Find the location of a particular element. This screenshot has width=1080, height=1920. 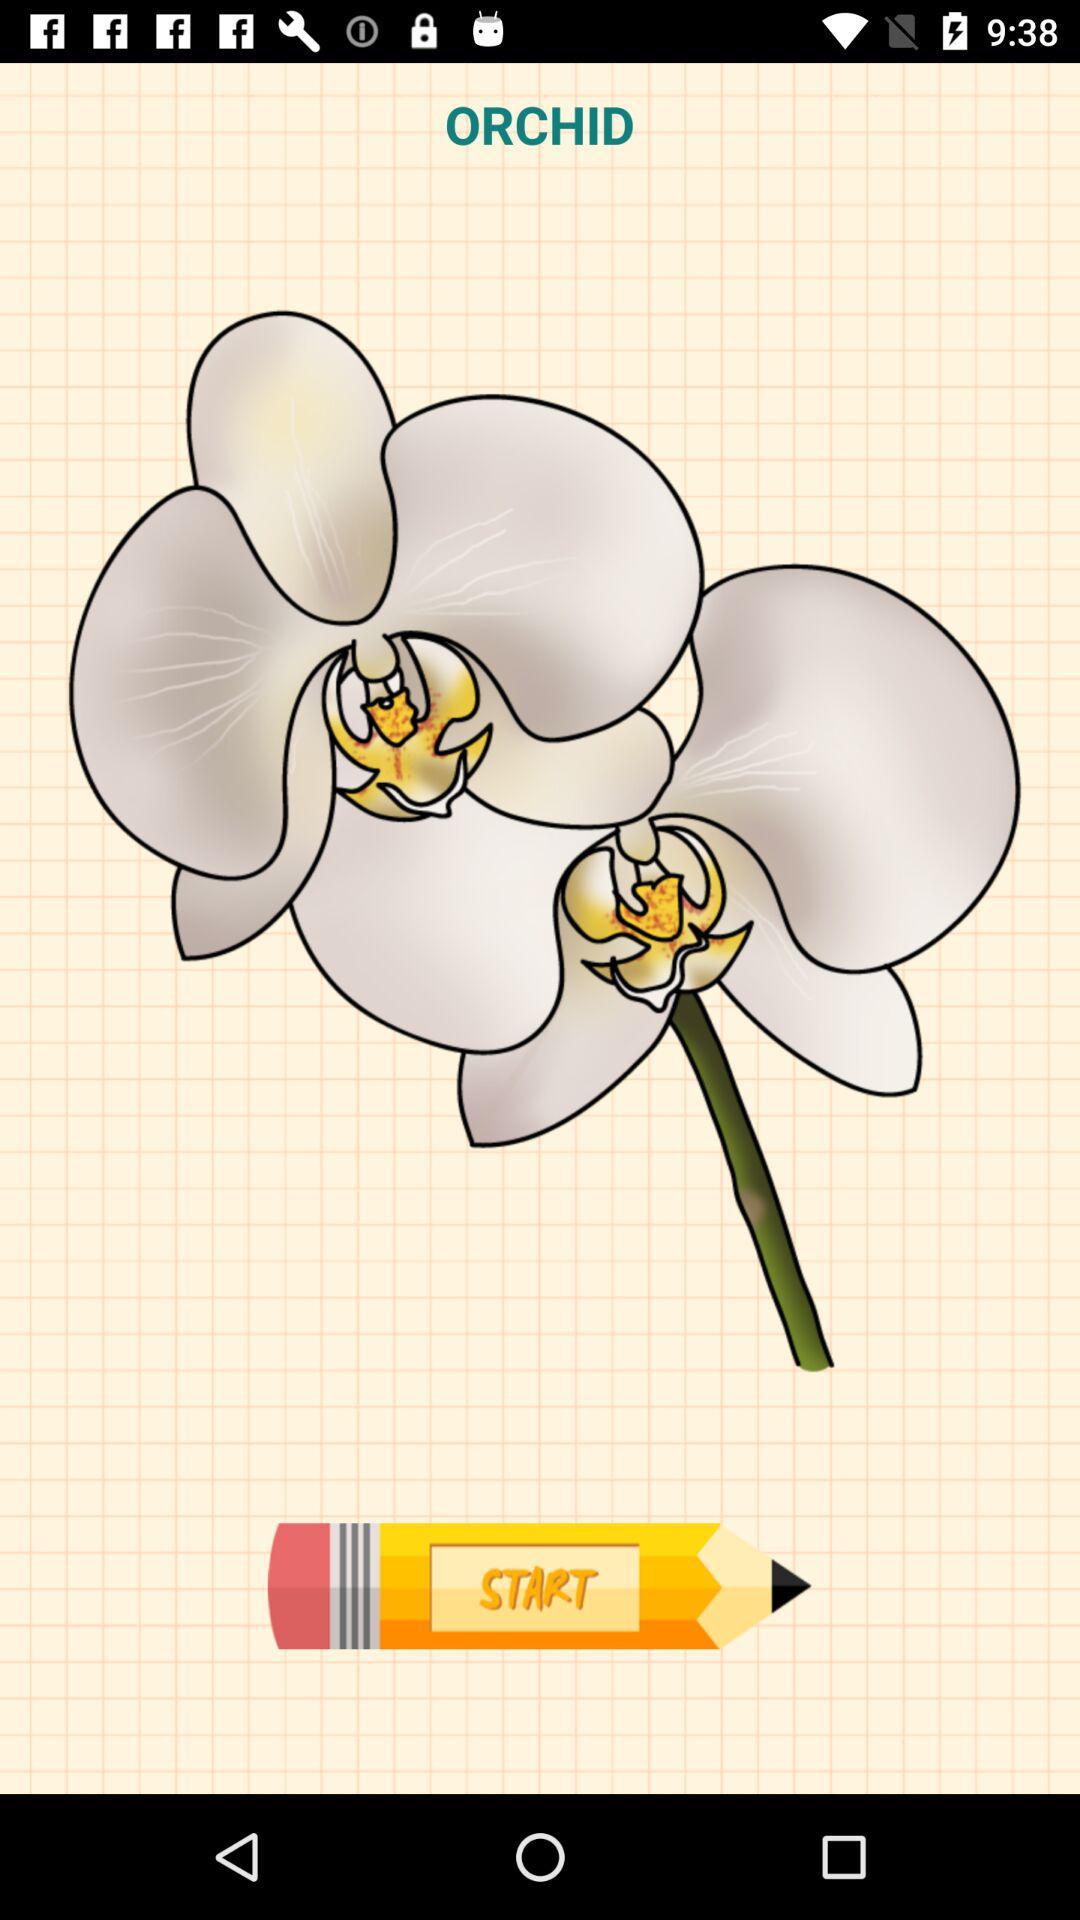

start button is located at coordinates (538, 1585).